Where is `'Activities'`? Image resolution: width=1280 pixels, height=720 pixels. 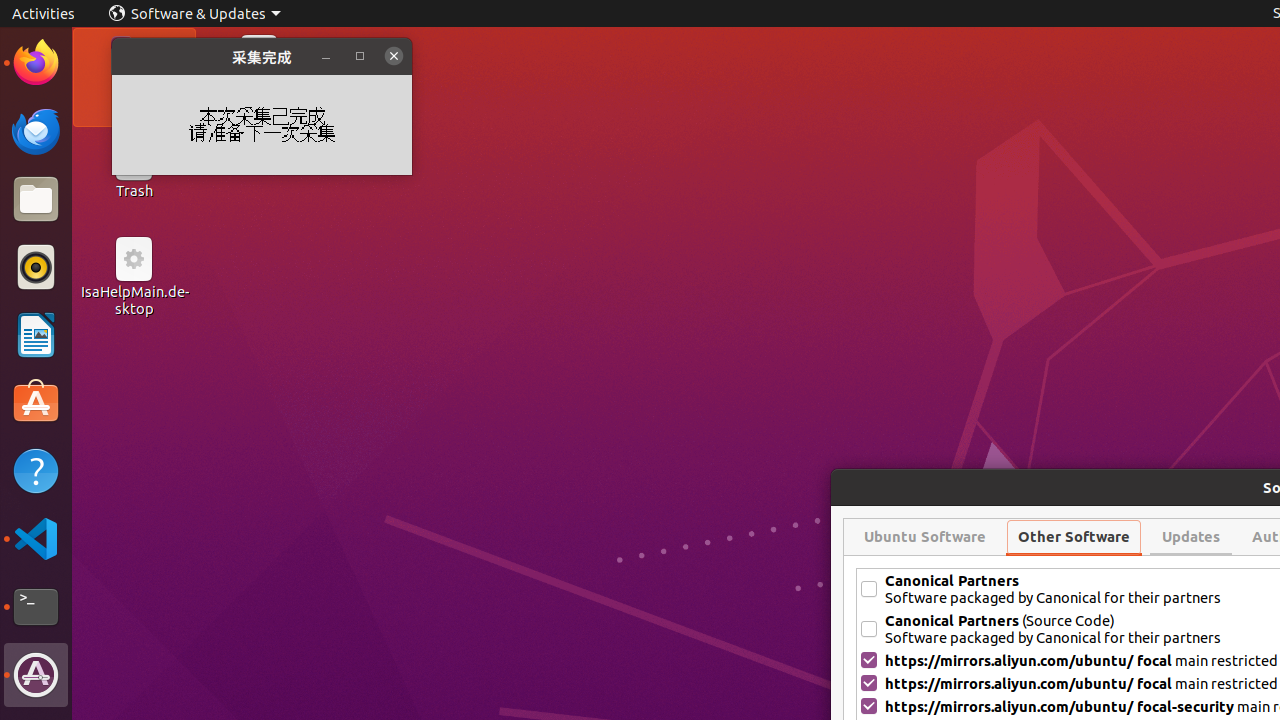 'Activities' is located at coordinates (43, 13).